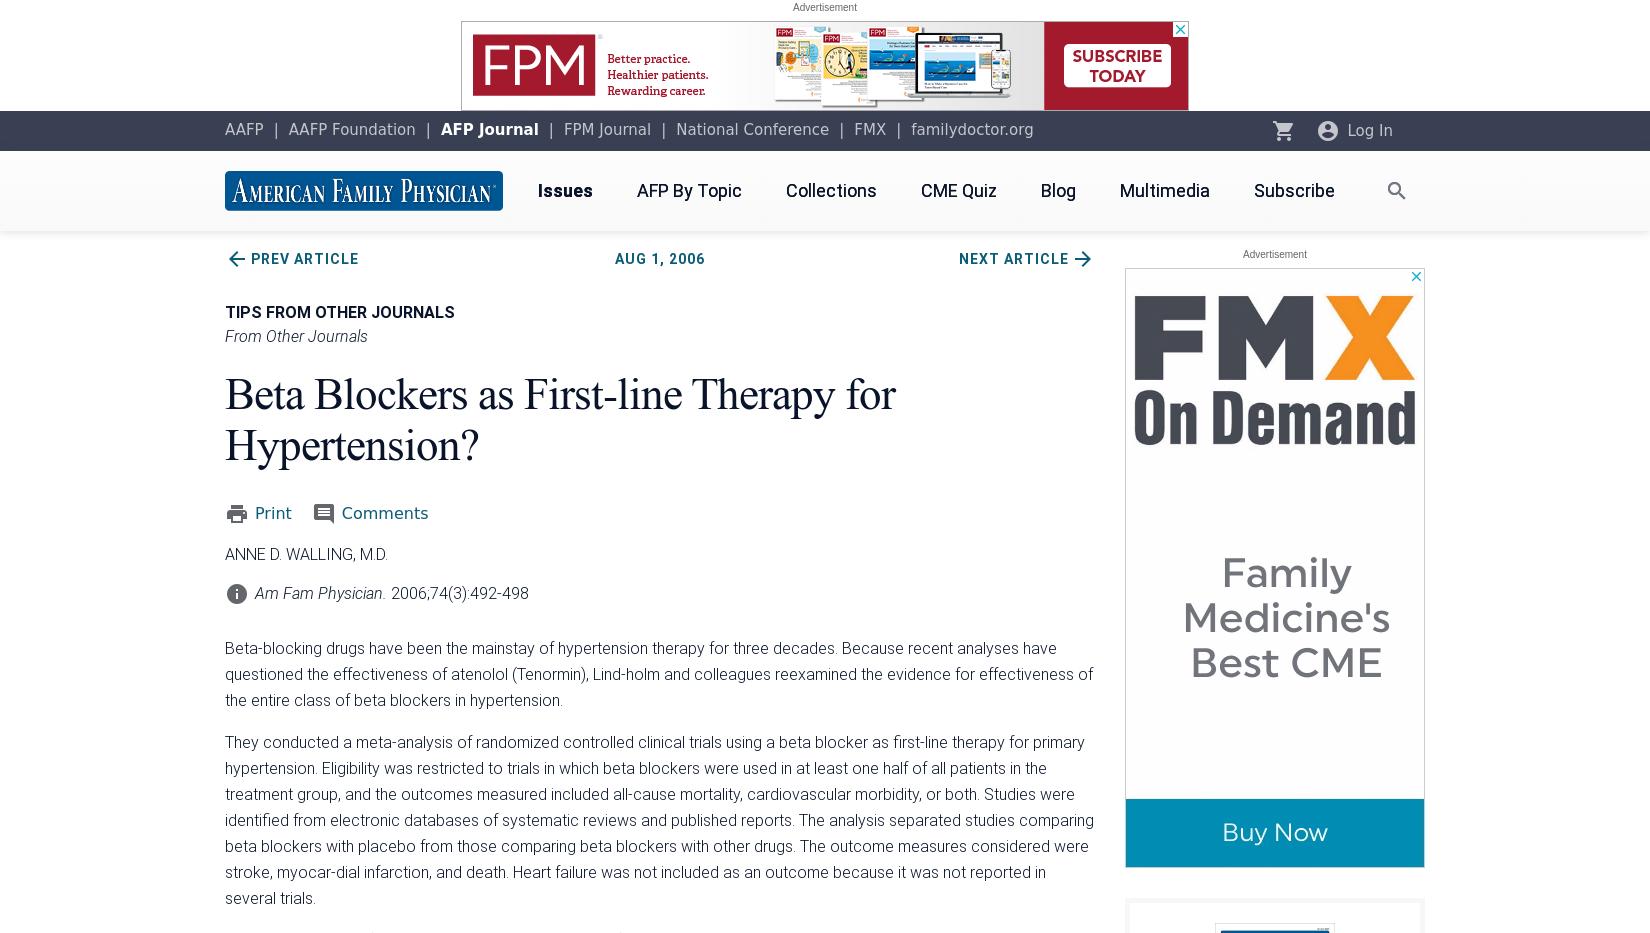  What do you see at coordinates (653, 228) in the screenshot?
I see `'In the seven studies (including more than 27,400 patients) comparing beta blockers with placebo or no treatment, the relative risk of stroke was reduced by 19 percent with beta blockers. The greatest reduction in stroke risk occurred in the two studies that used beta blockers in combination with other drugs, usually diuretics. Combination therapy was associated with a 45 percent reduction in stroke risk and a 43 percent reduction in mortality risk.'` at bounding box center [653, 228].